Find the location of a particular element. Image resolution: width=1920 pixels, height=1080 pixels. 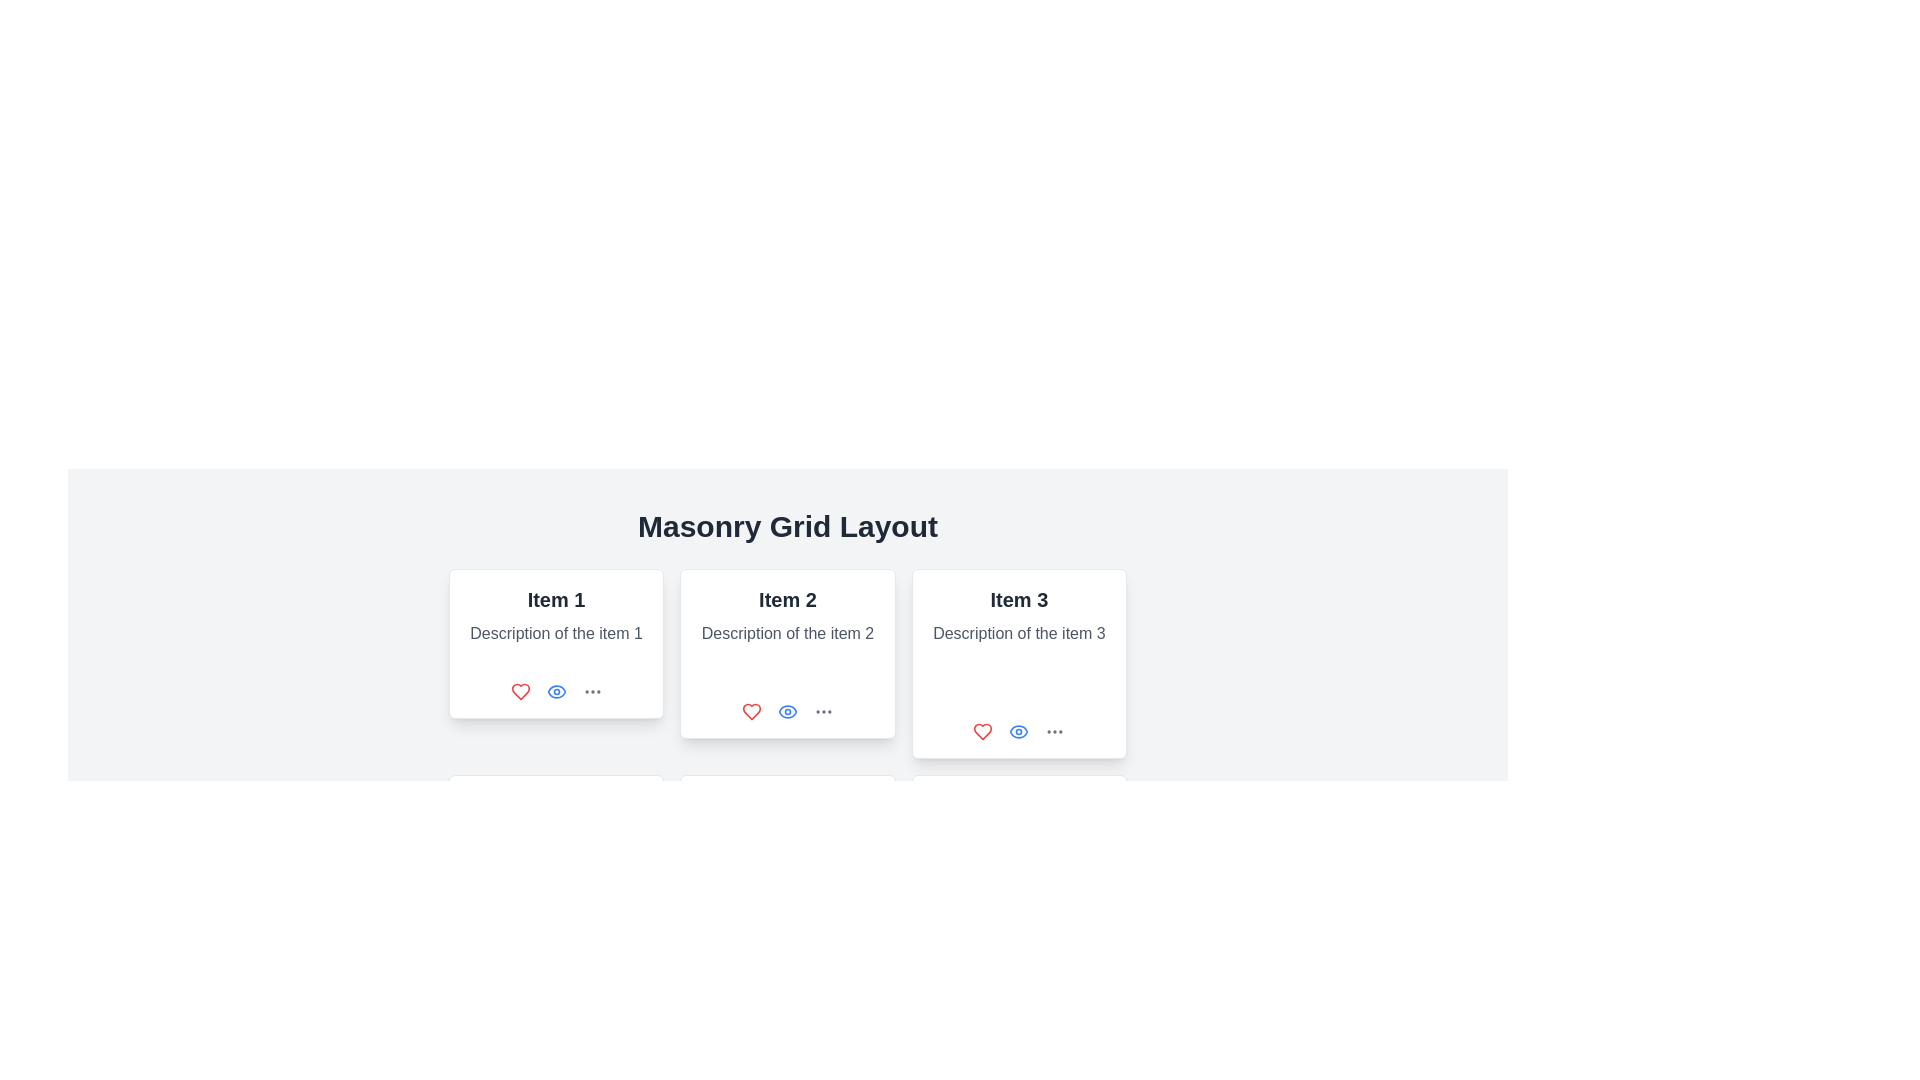

the Action bar with icons located at the bottom of 'Item 3' card for keyboard interactions is located at coordinates (1019, 732).